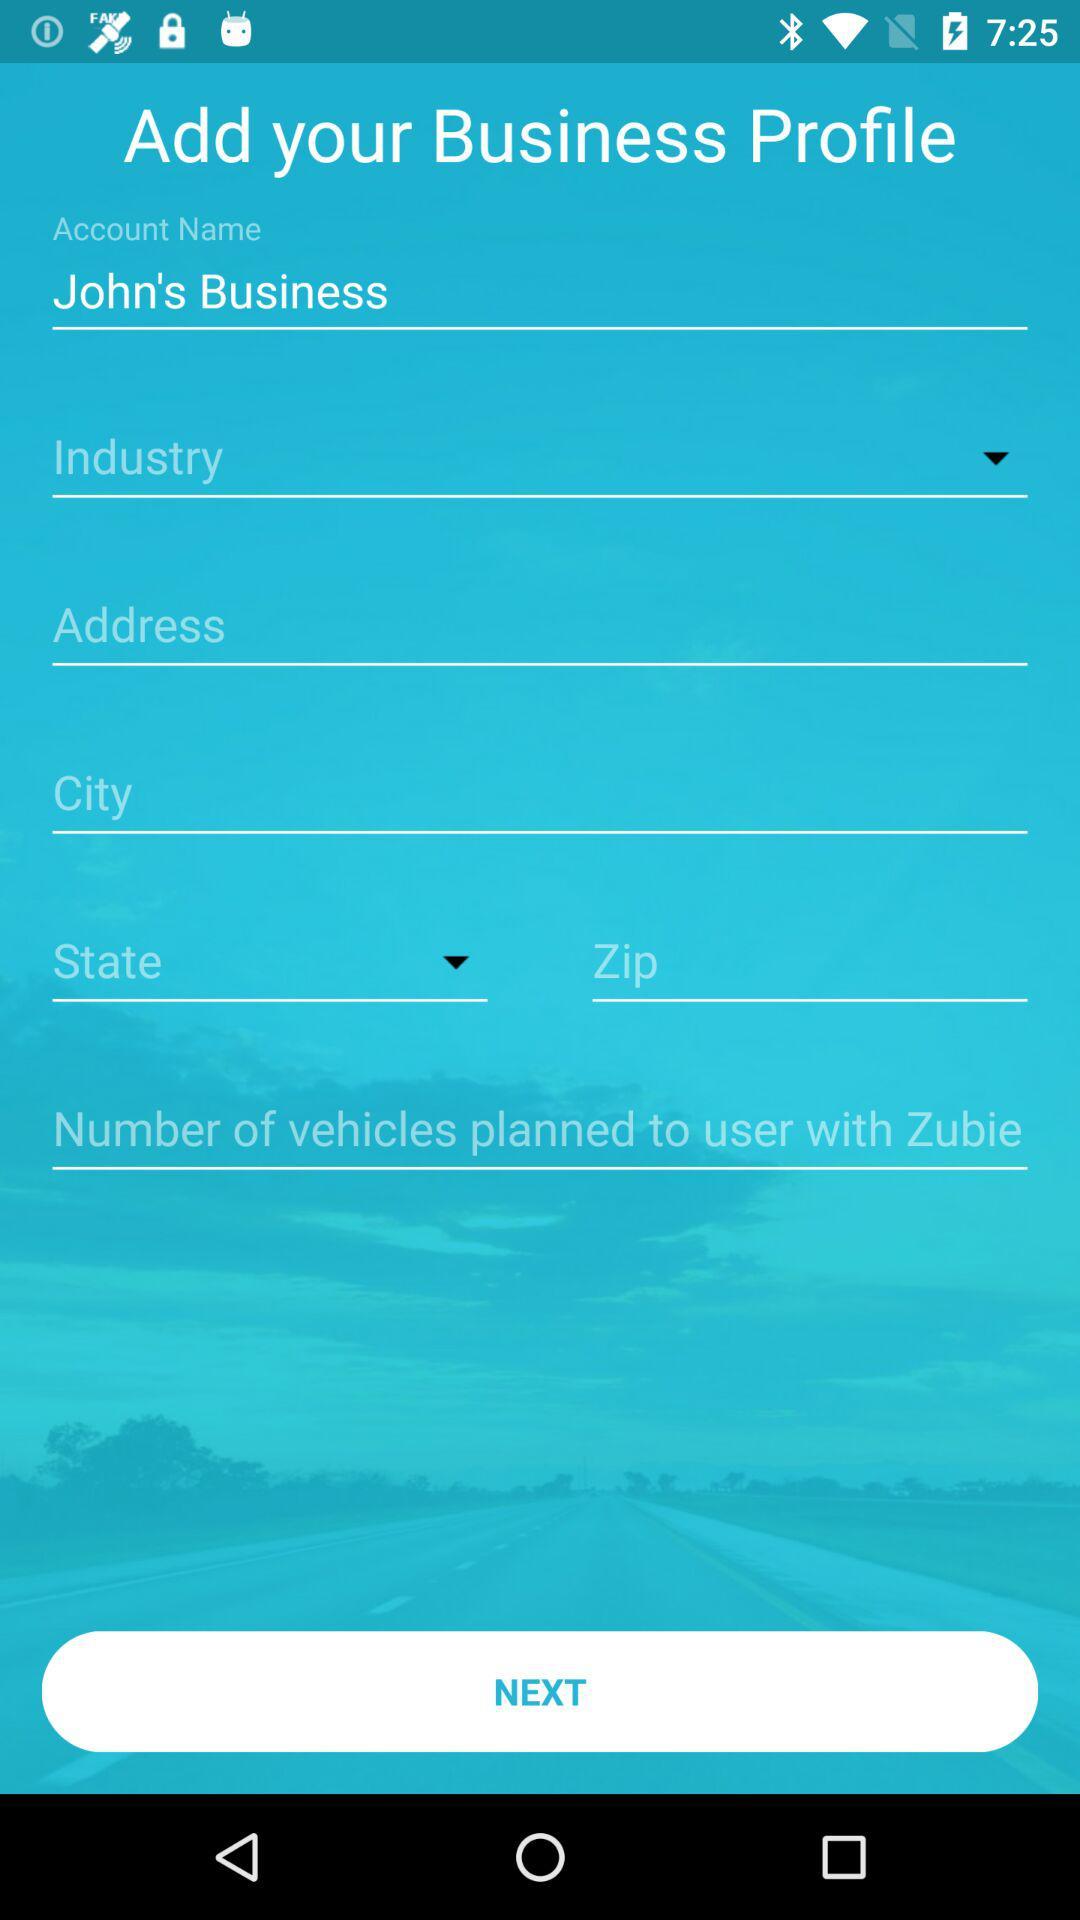 The height and width of the screenshot is (1920, 1080). What do you see at coordinates (540, 458) in the screenshot?
I see `open drop down` at bounding box center [540, 458].